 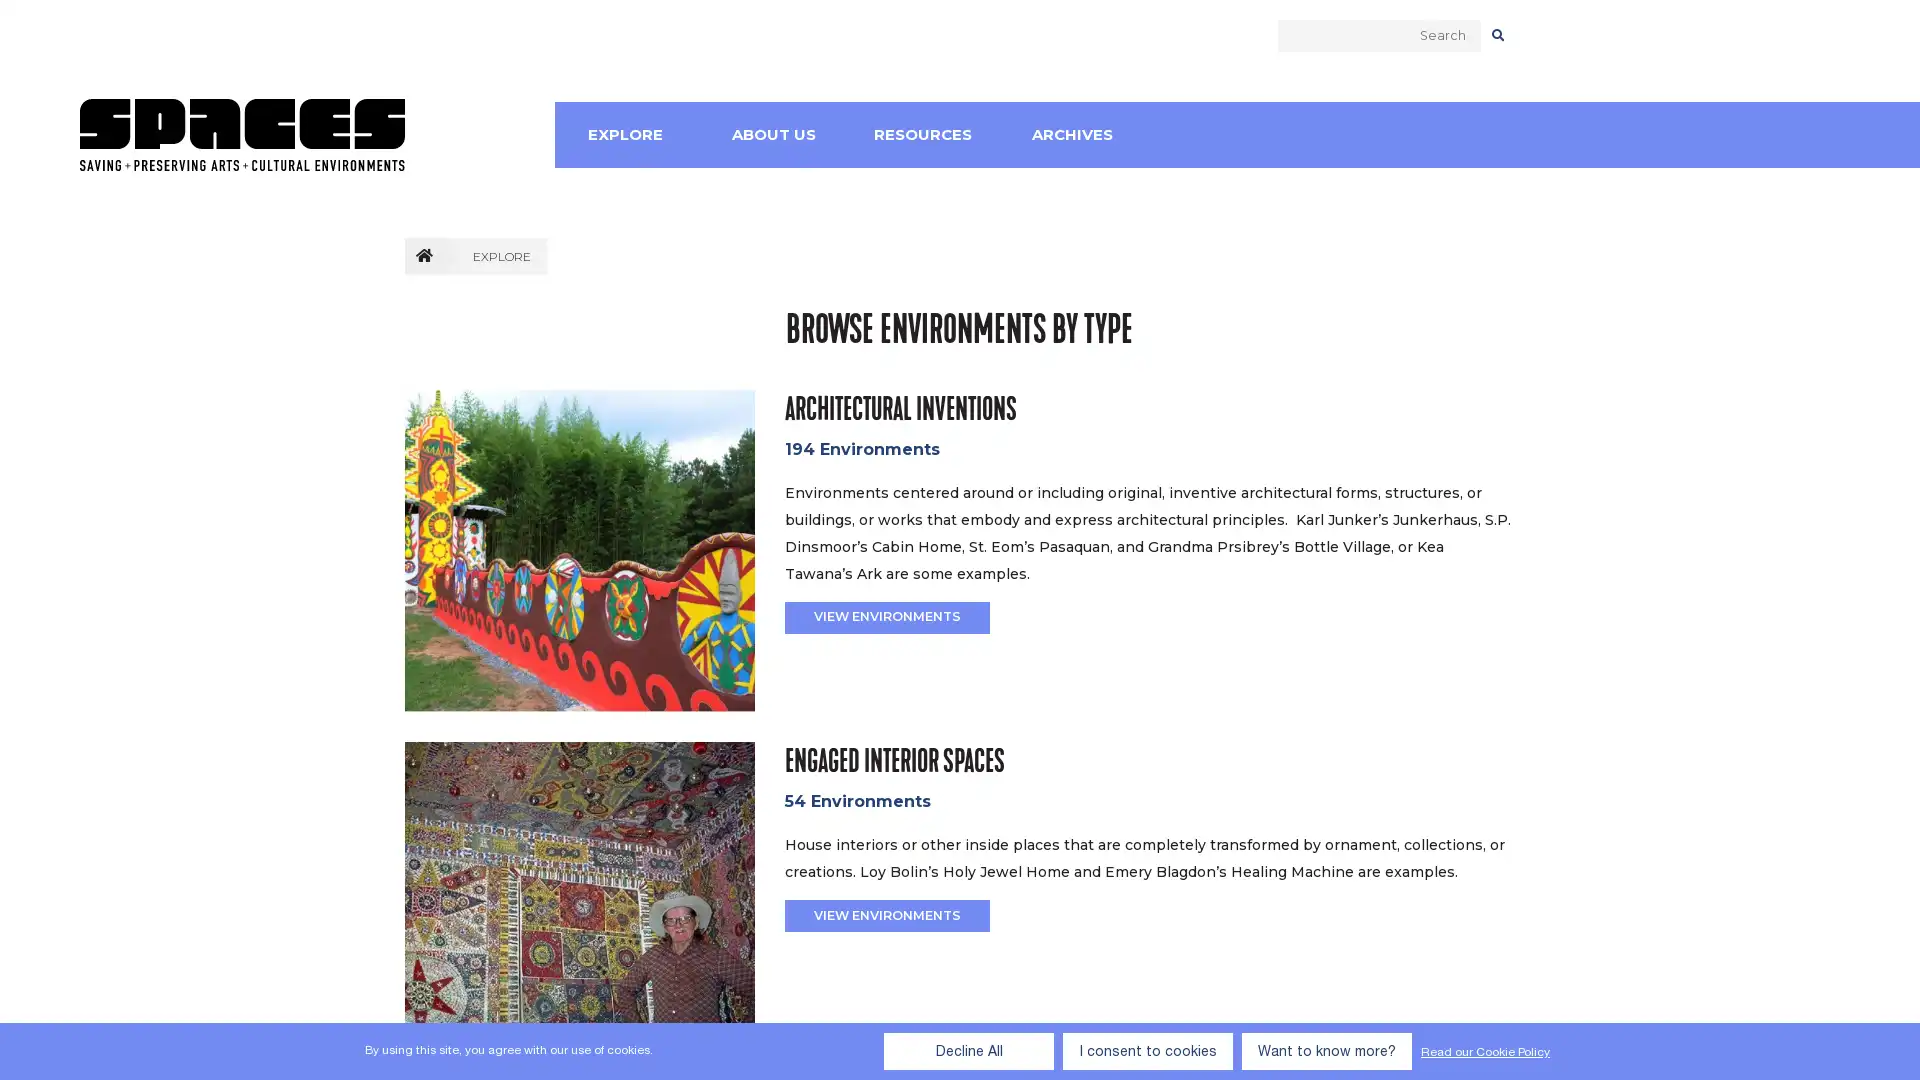 What do you see at coordinates (1147, 1050) in the screenshot?
I see `I consent to cookies` at bounding box center [1147, 1050].